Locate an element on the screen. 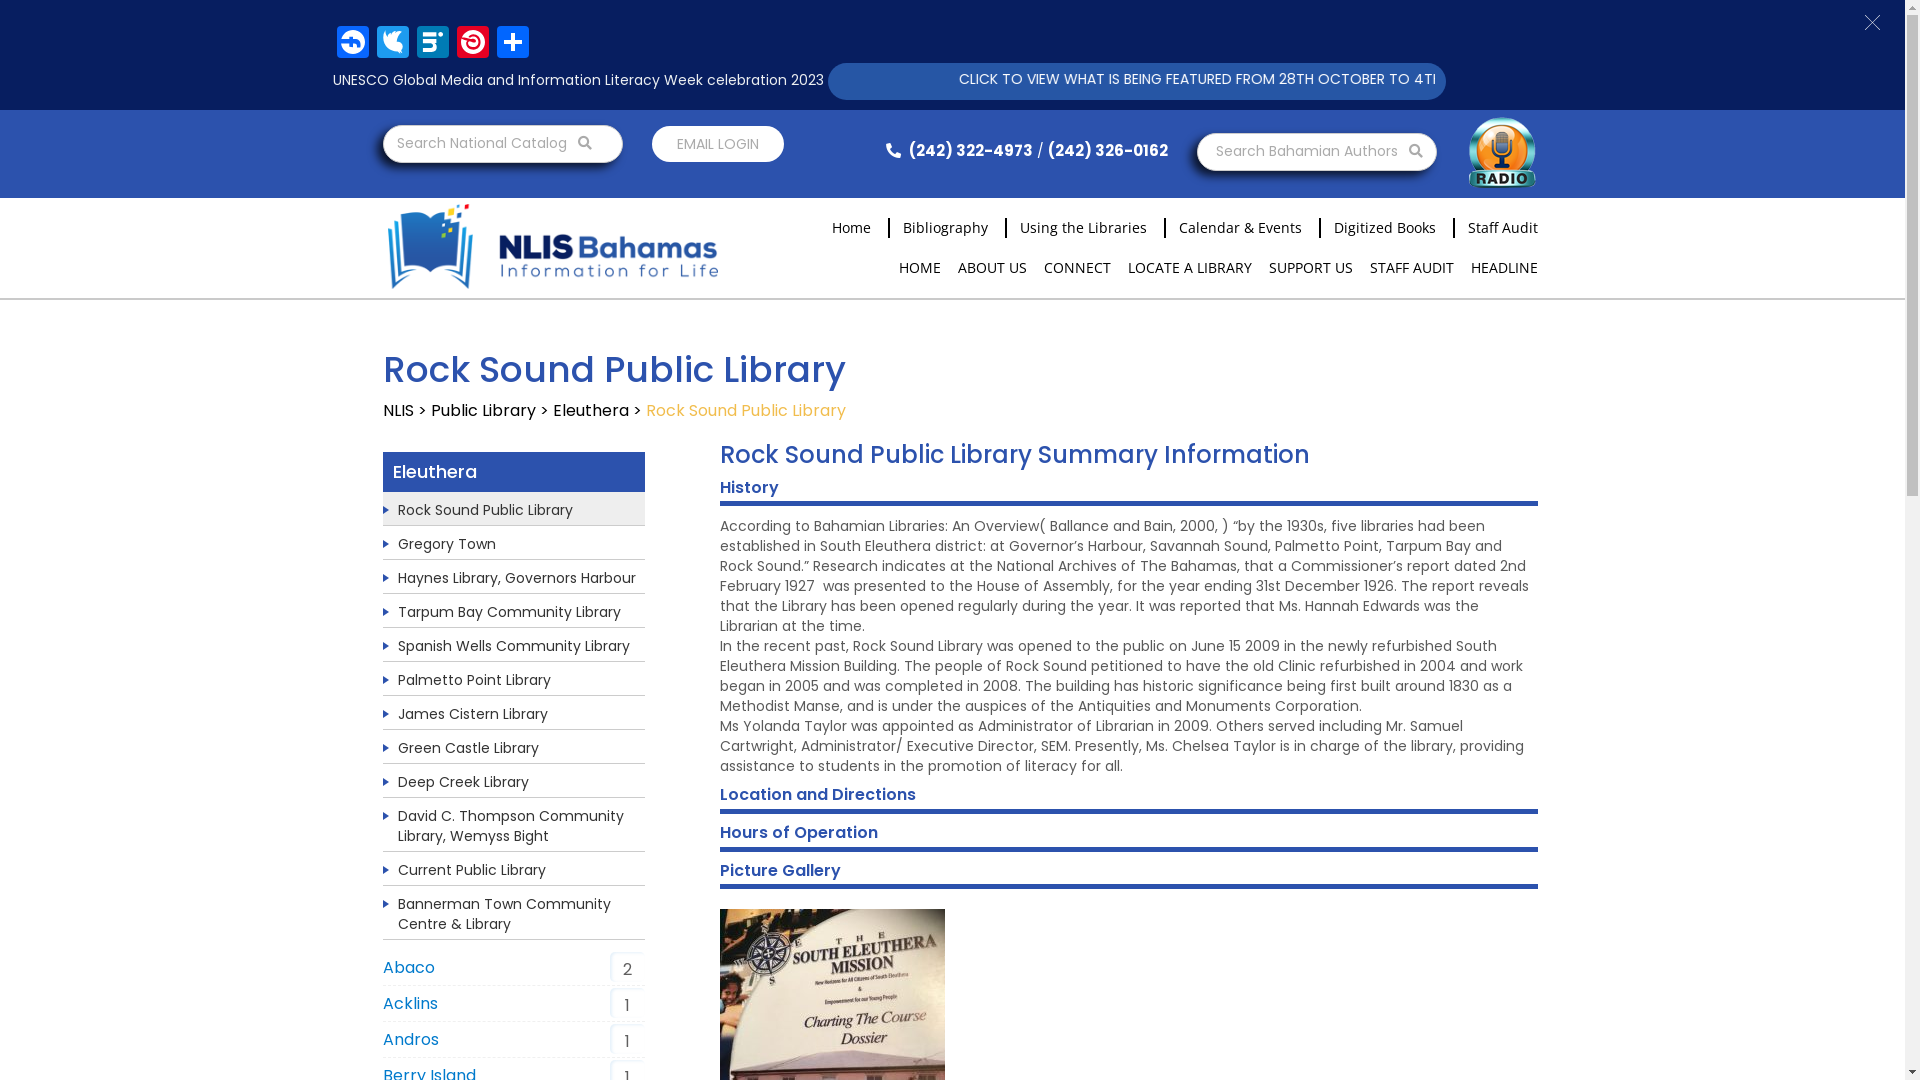  'Twitter' is located at coordinates (392, 44).